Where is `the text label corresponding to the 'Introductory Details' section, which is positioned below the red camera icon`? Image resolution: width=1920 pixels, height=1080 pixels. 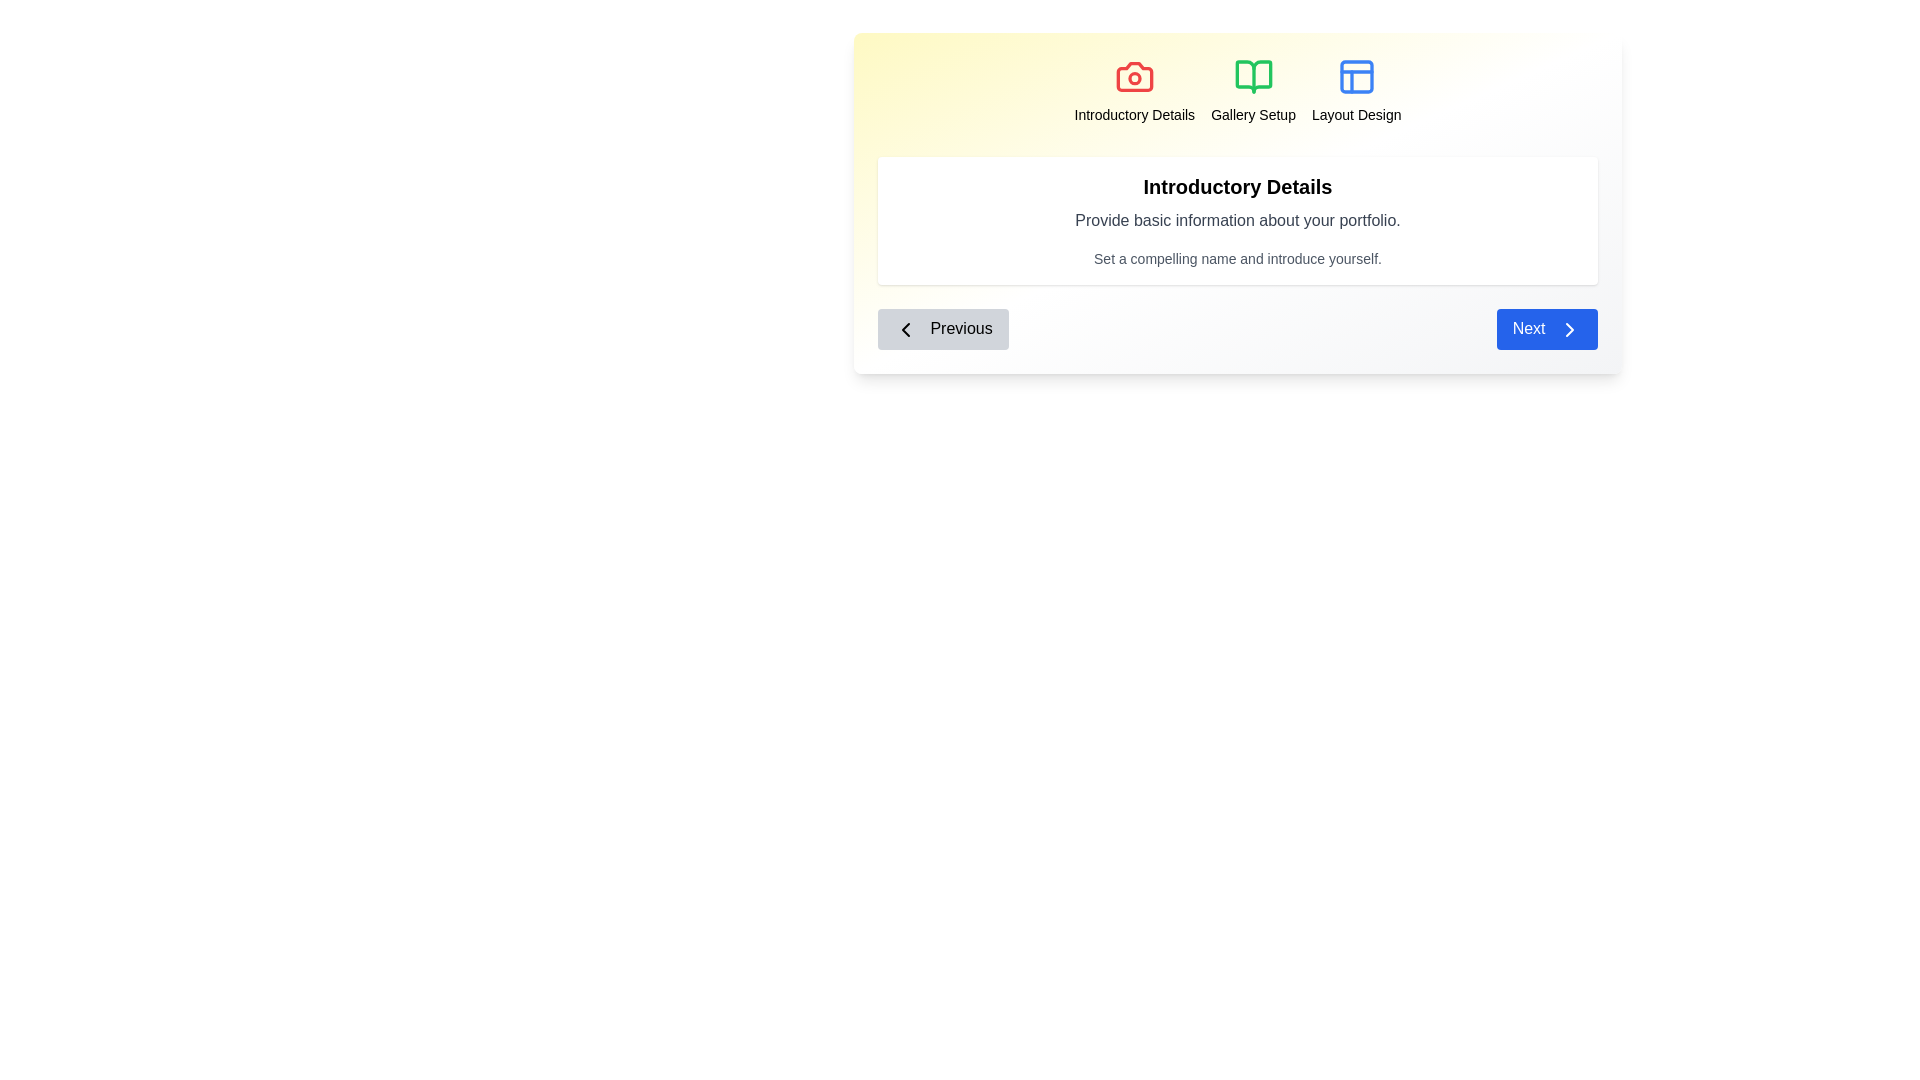 the text label corresponding to the 'Introductory Details' section, which is positioned below the red camera icon is located at coordinates (1134, 115).